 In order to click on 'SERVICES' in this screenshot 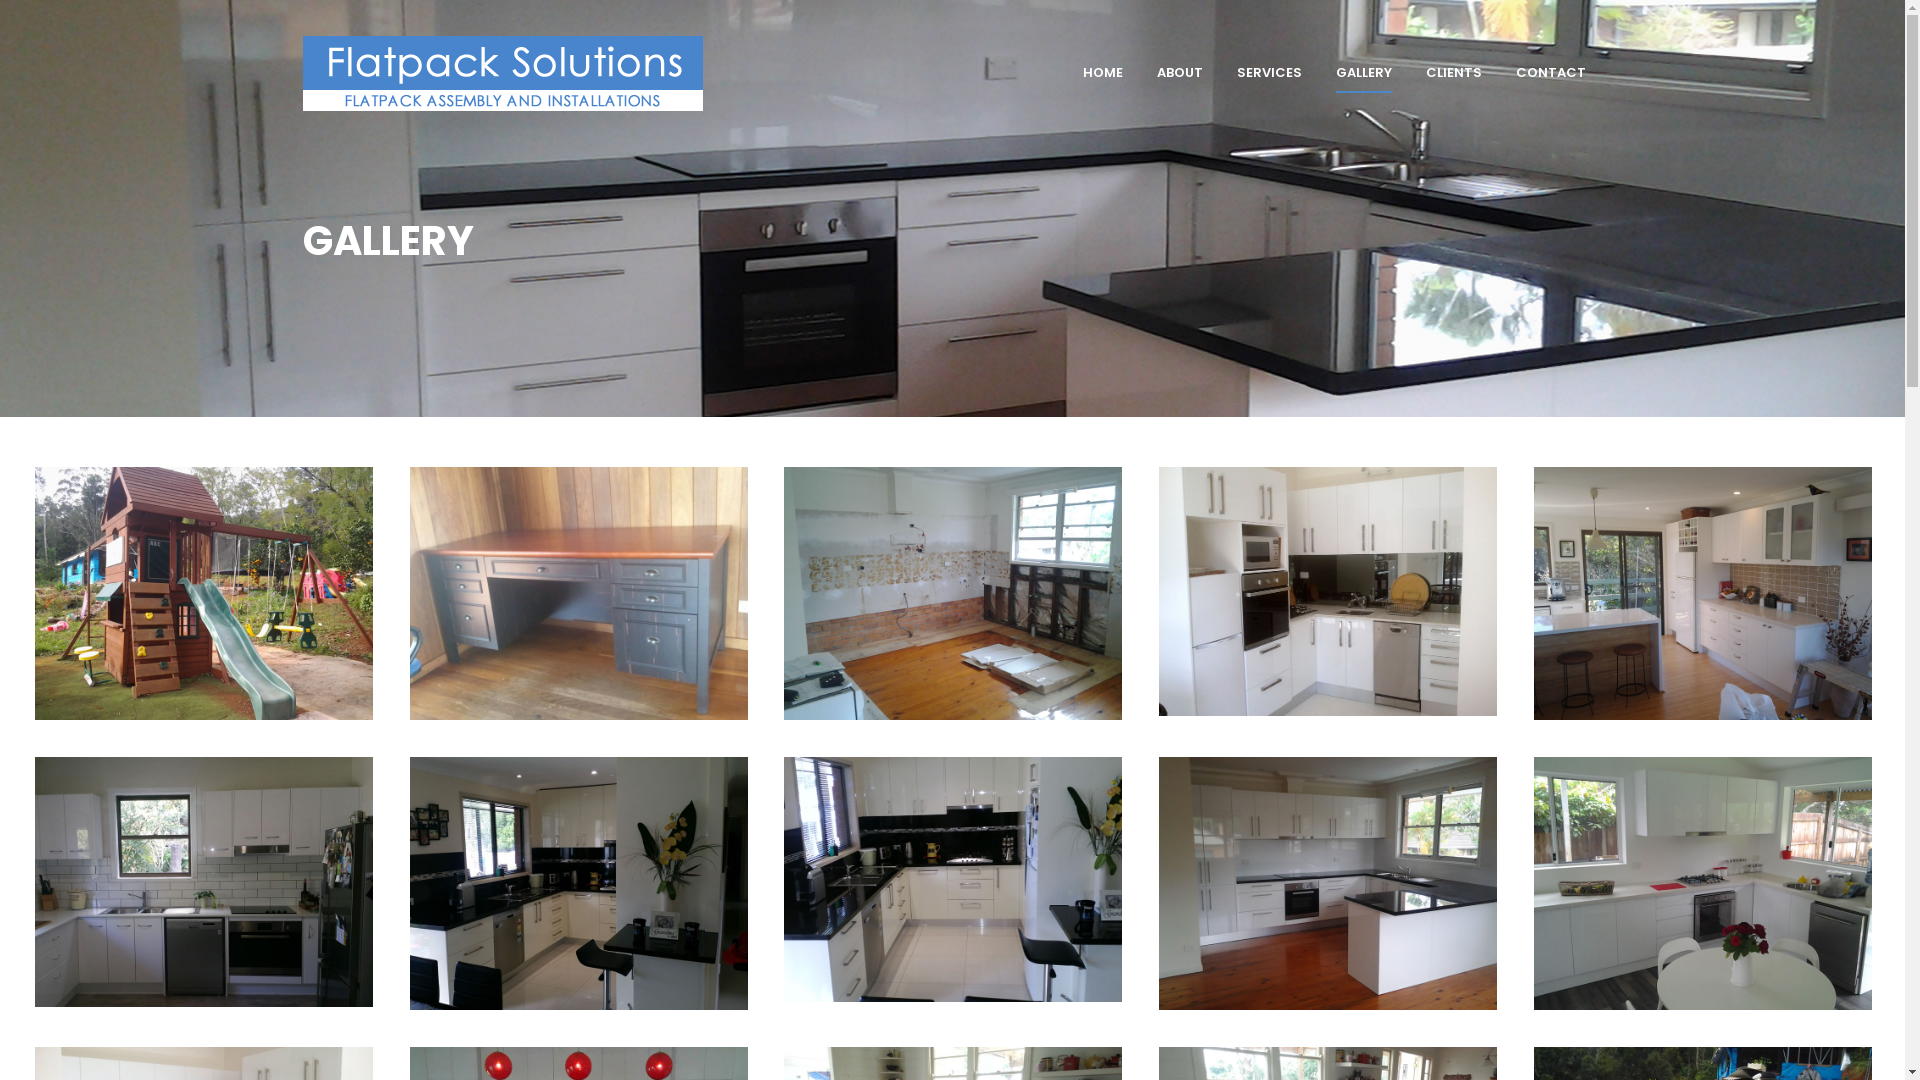, I will do `click(1268, 72)`.